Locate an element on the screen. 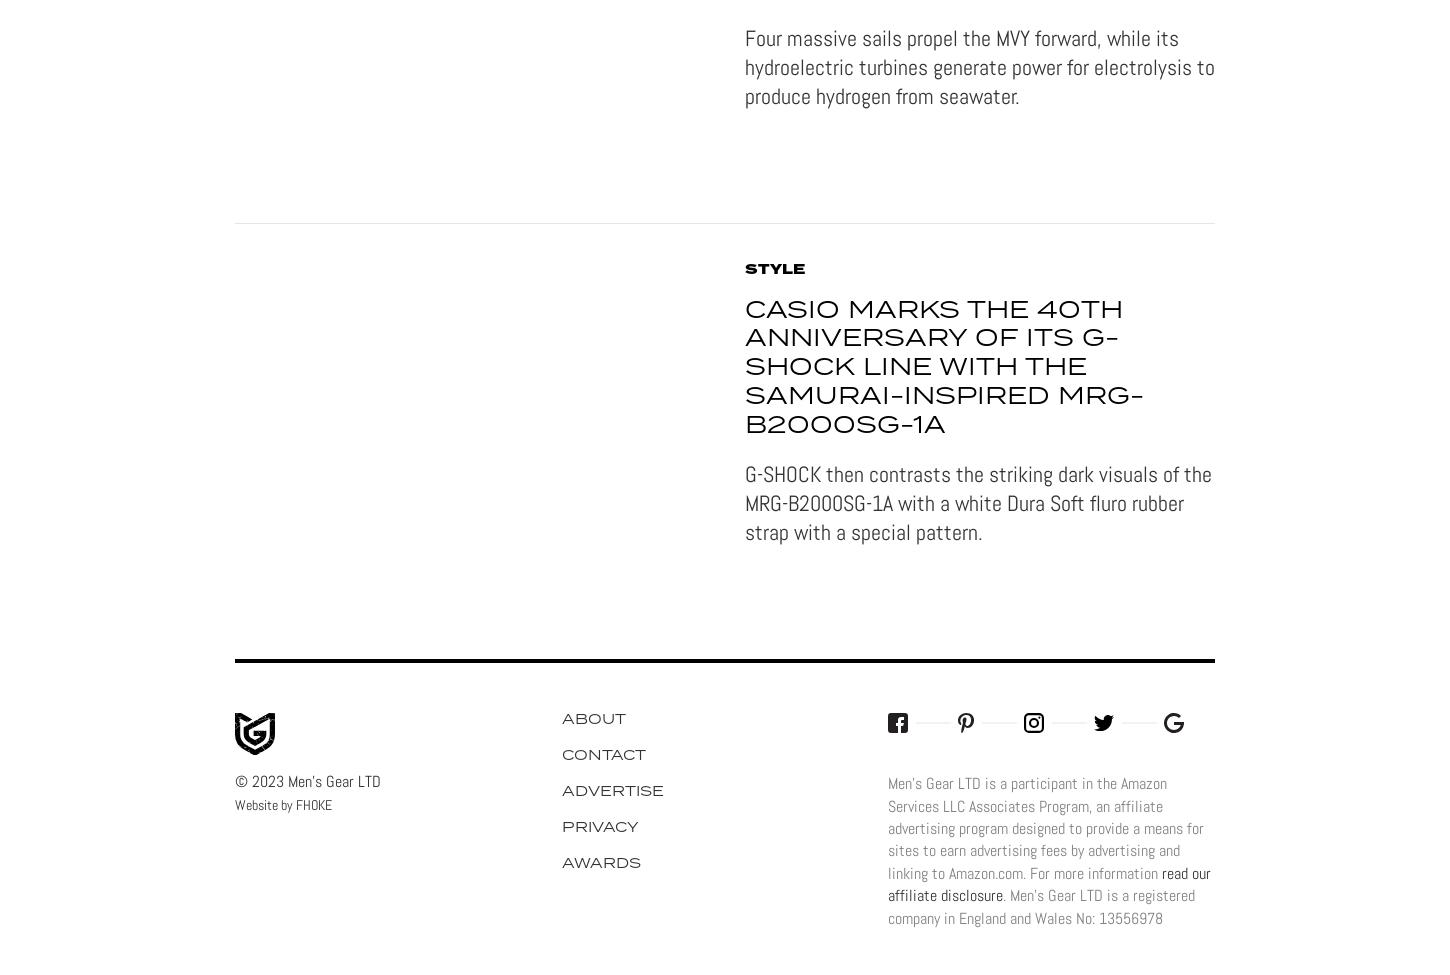 This screenshot has width=1450, height=975. 'Contact' is located at coordinates (603, 754).